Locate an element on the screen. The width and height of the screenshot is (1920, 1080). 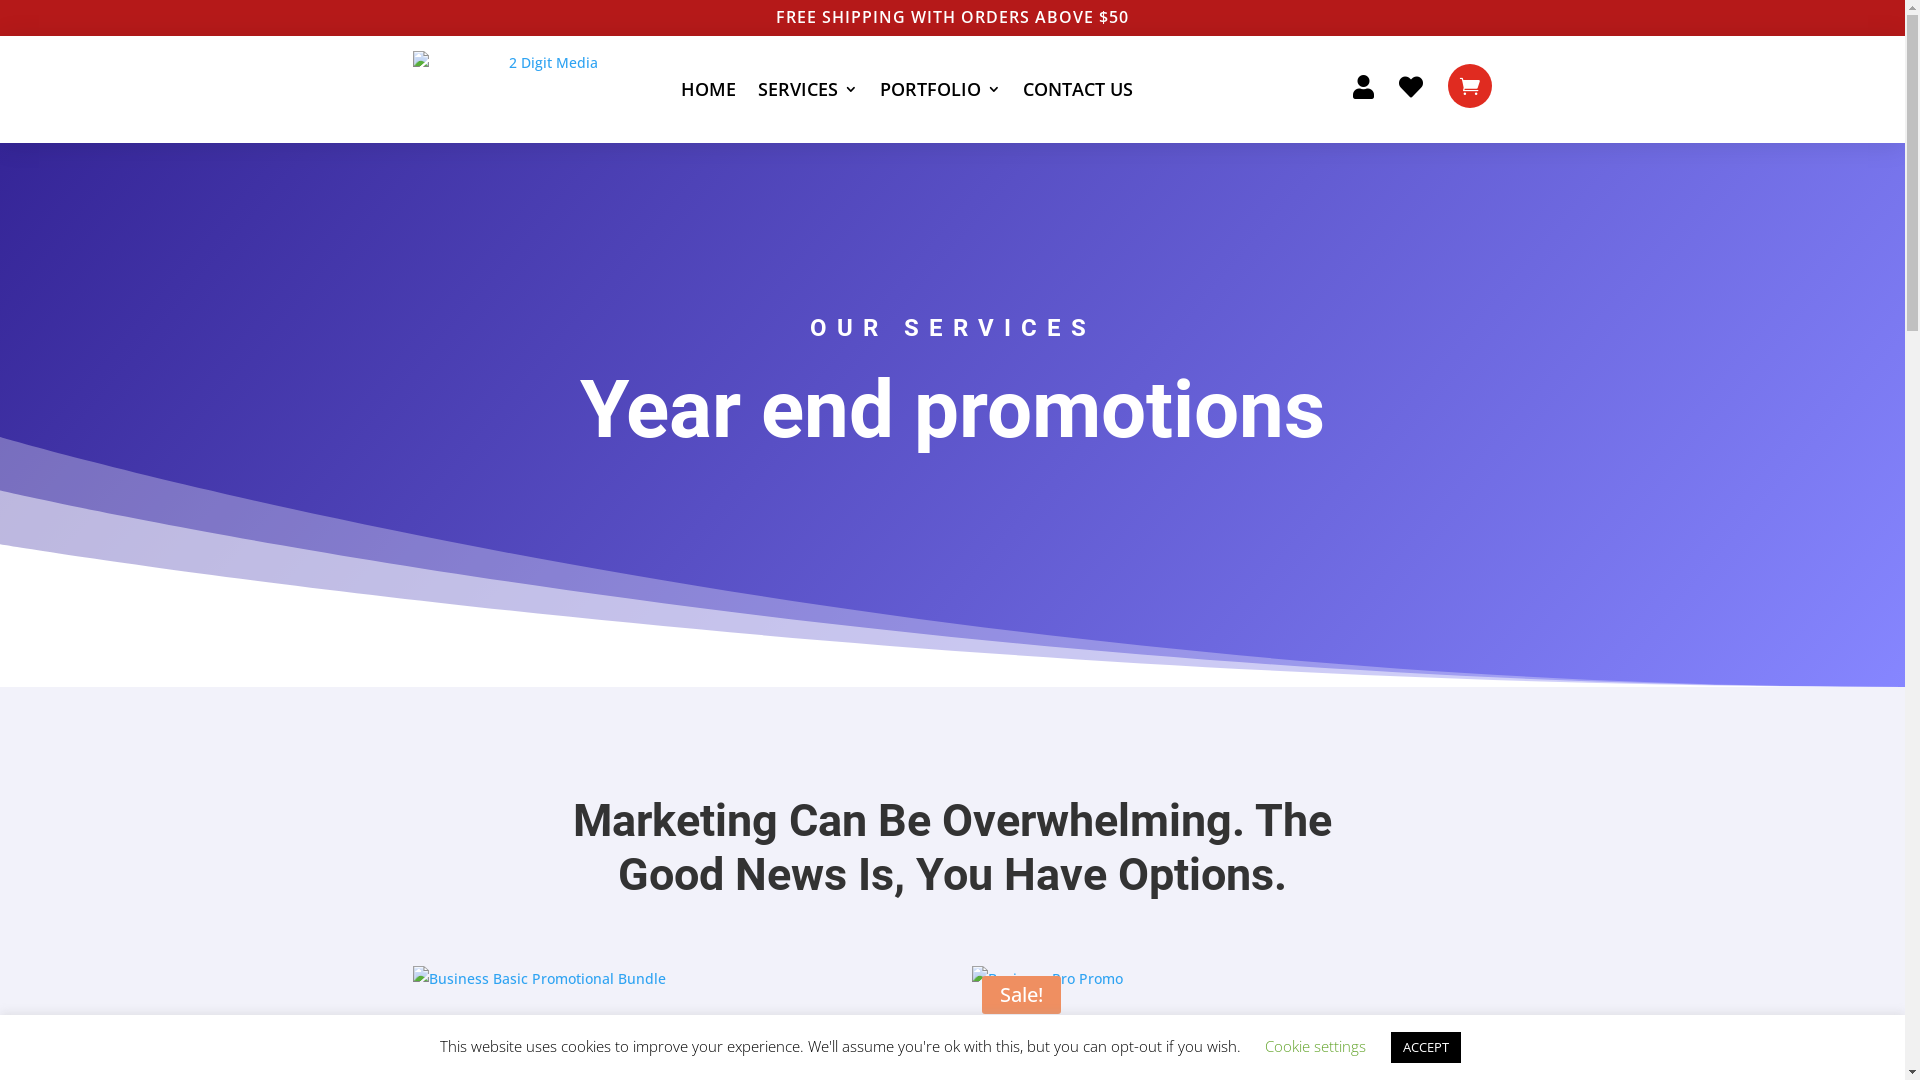
'PORTFOLIO' is located at coordinates (939, 88).